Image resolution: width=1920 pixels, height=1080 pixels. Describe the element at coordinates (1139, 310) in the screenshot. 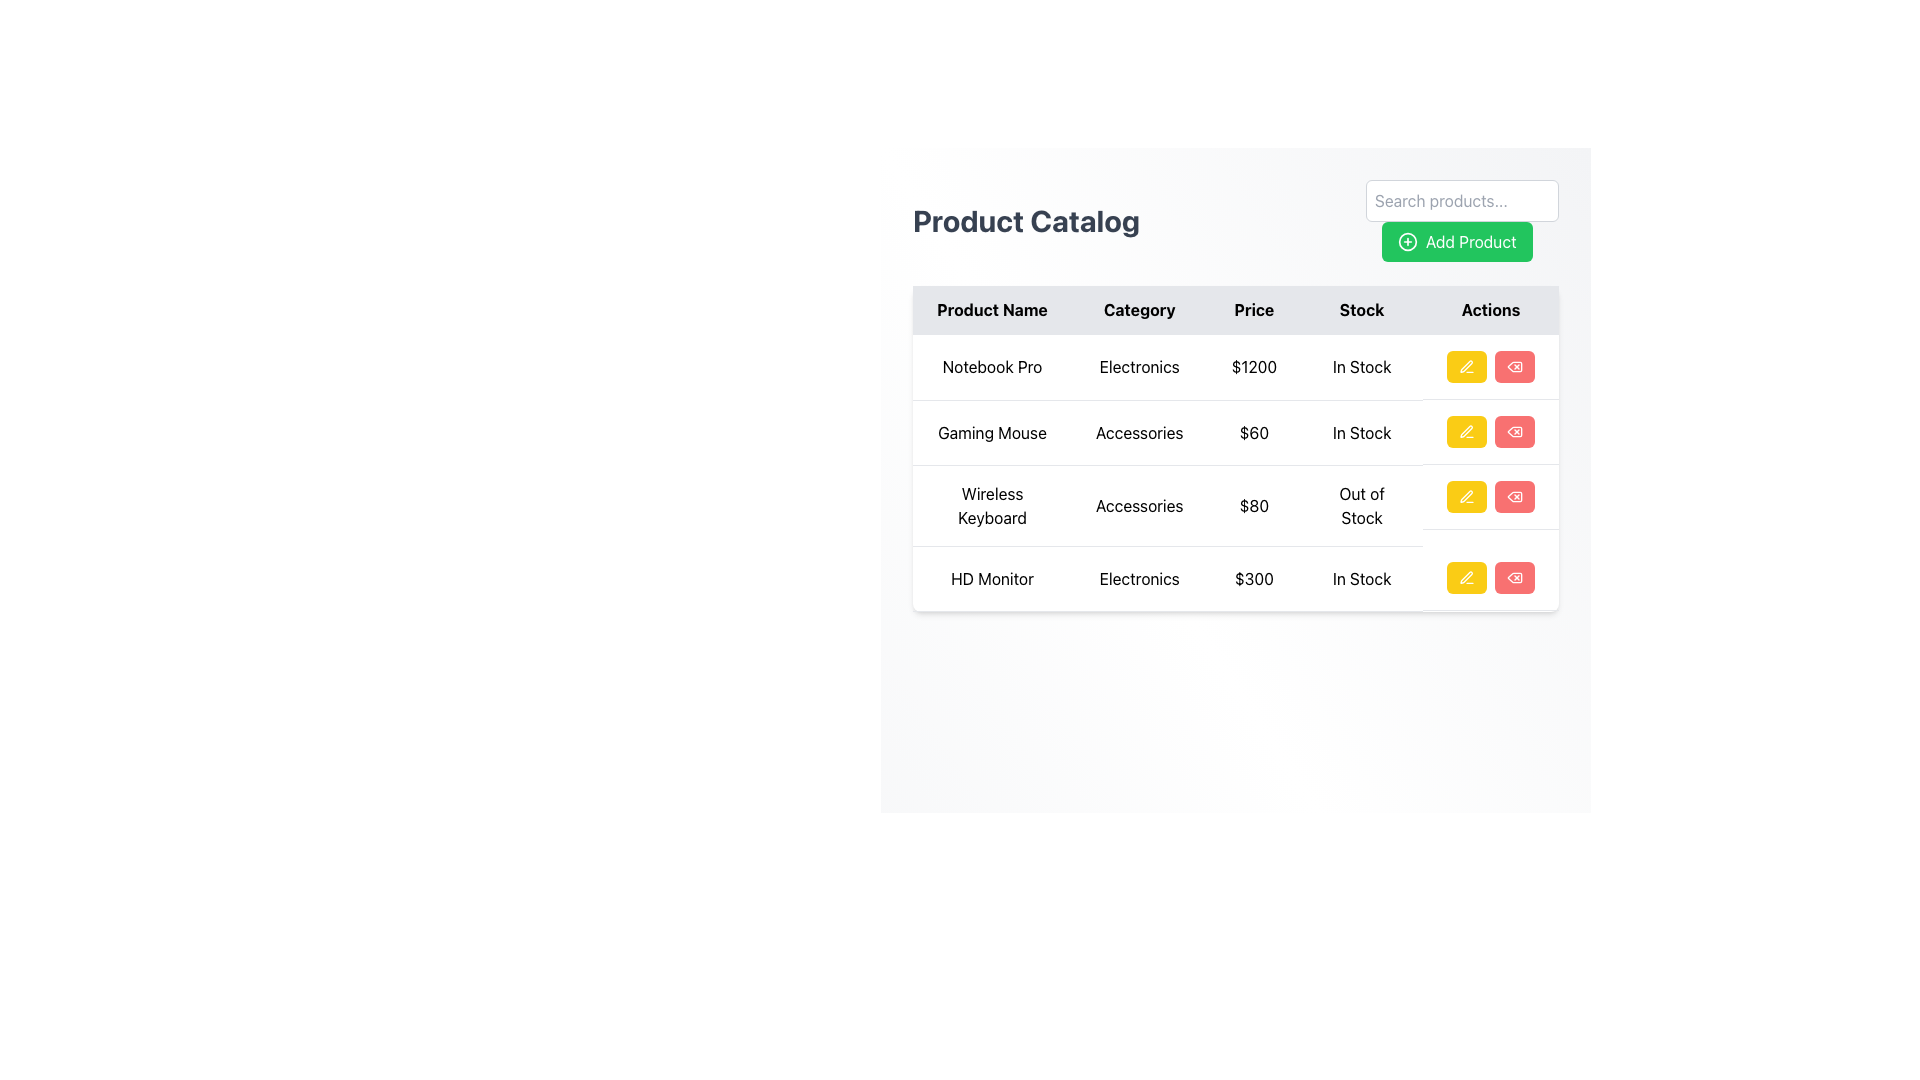

I see `the table header labeled 'Category' which is the second column header in the product catalog table` at that location.